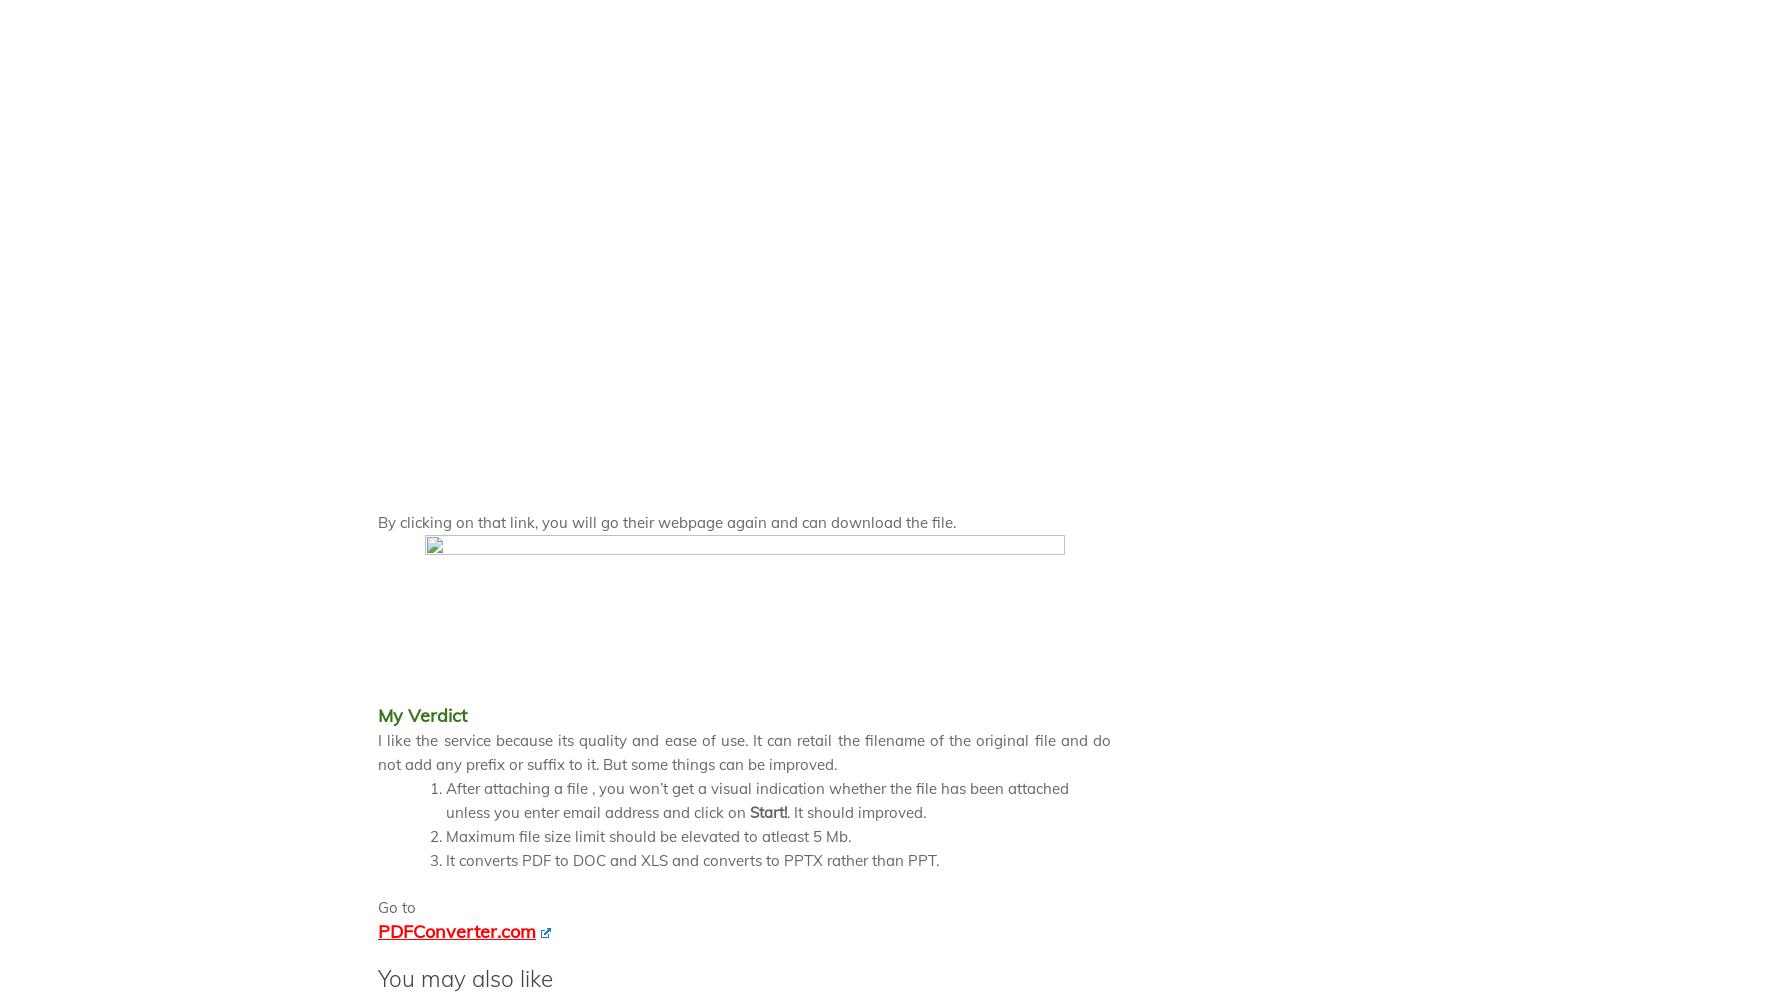 This screenshot has height=1007, width=1780. Describe the element at coordinates (749, 811) in the screenshot. I see `'Start!'` at that location.